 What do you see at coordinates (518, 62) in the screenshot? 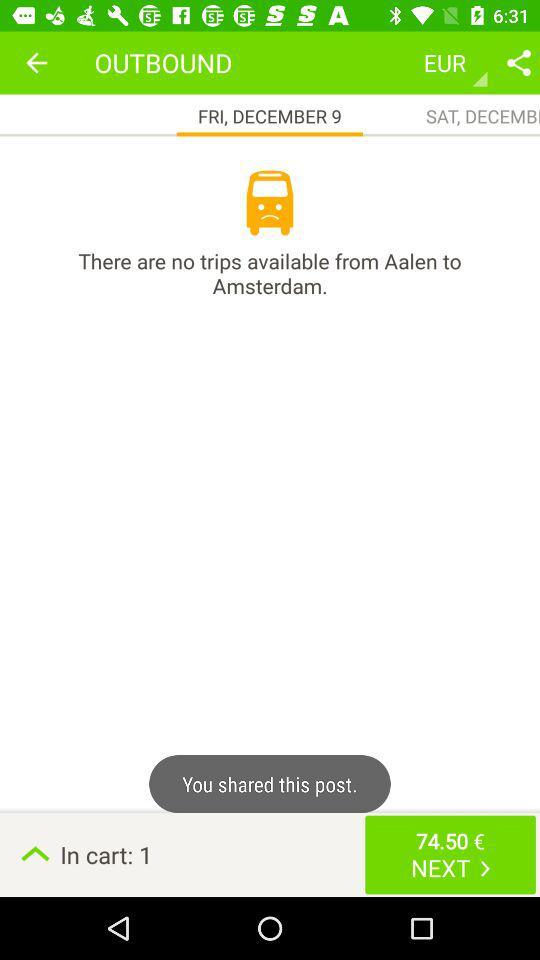
I see `share post` at bounding box center [518, 62].